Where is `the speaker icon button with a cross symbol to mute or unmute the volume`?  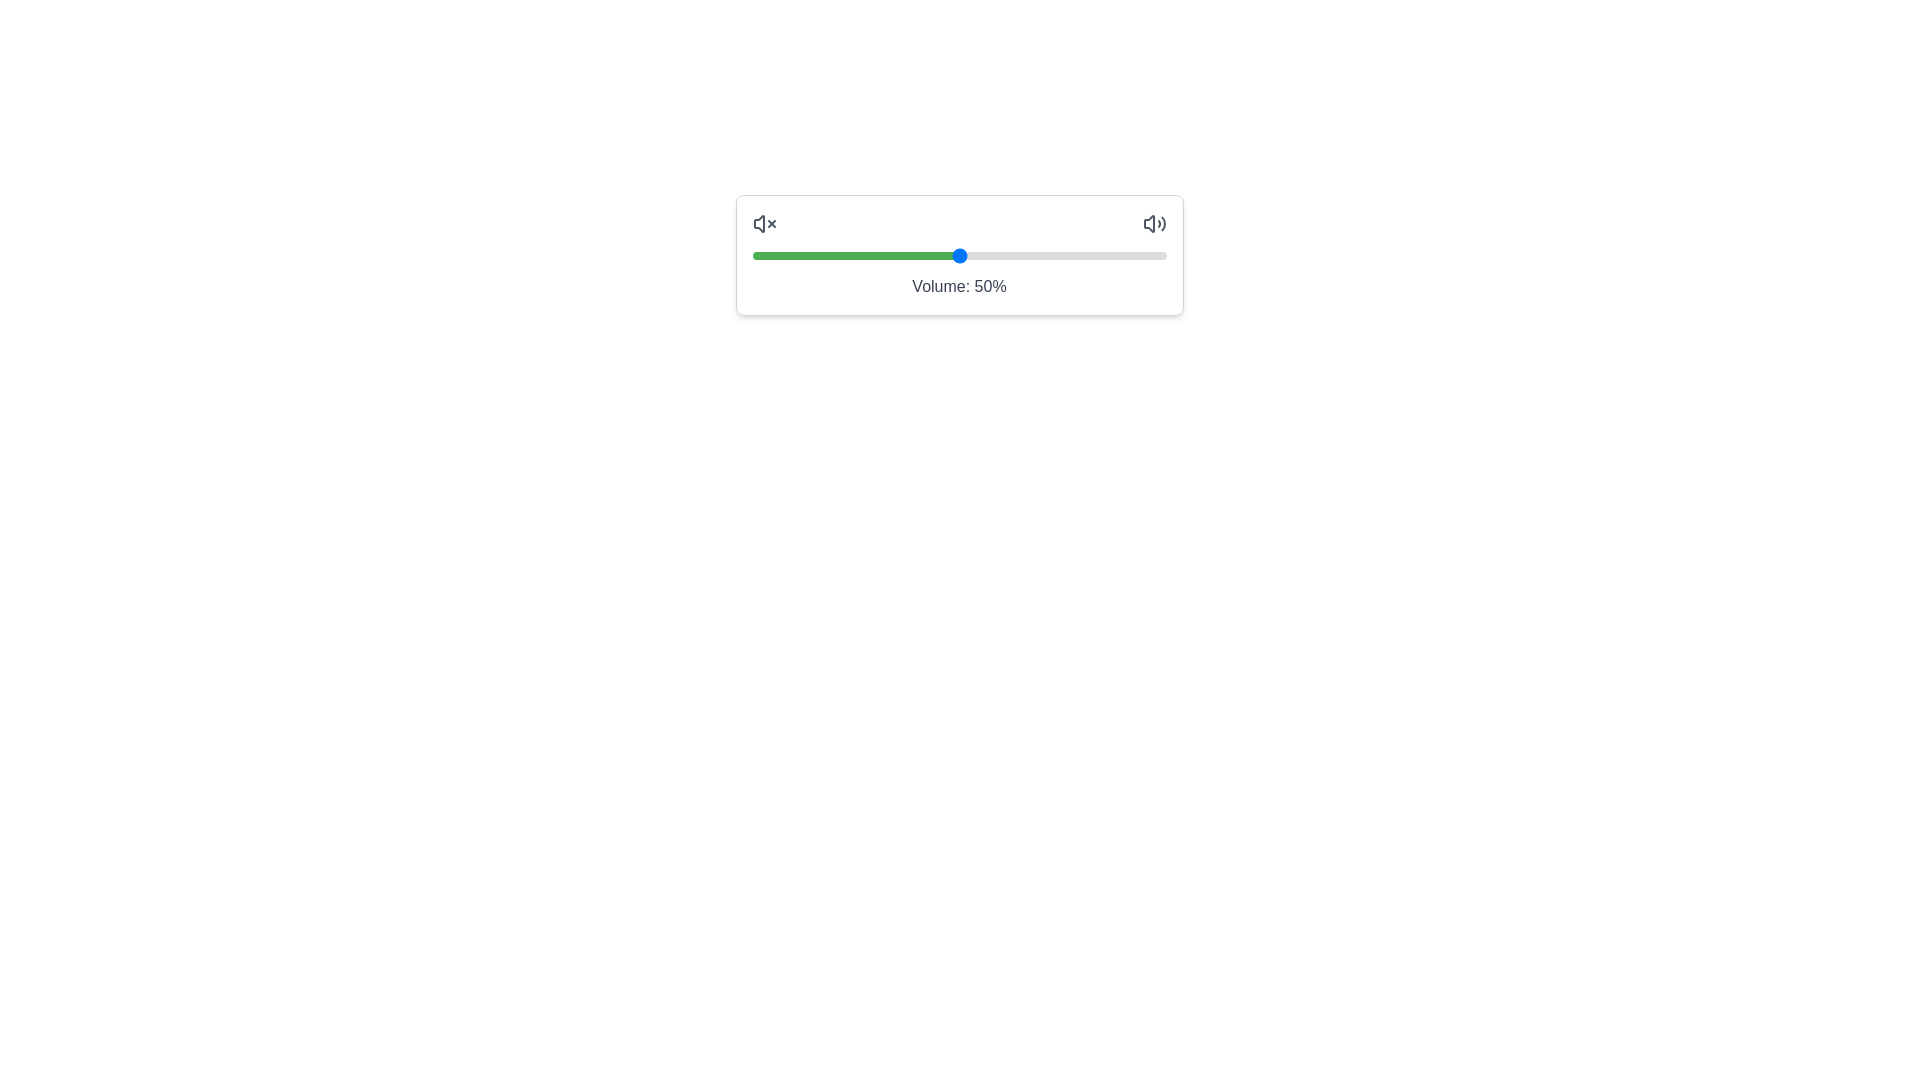 the speaker icon button with a cross symbol to mute or unmute the volume is located at coordinates (763, 223).